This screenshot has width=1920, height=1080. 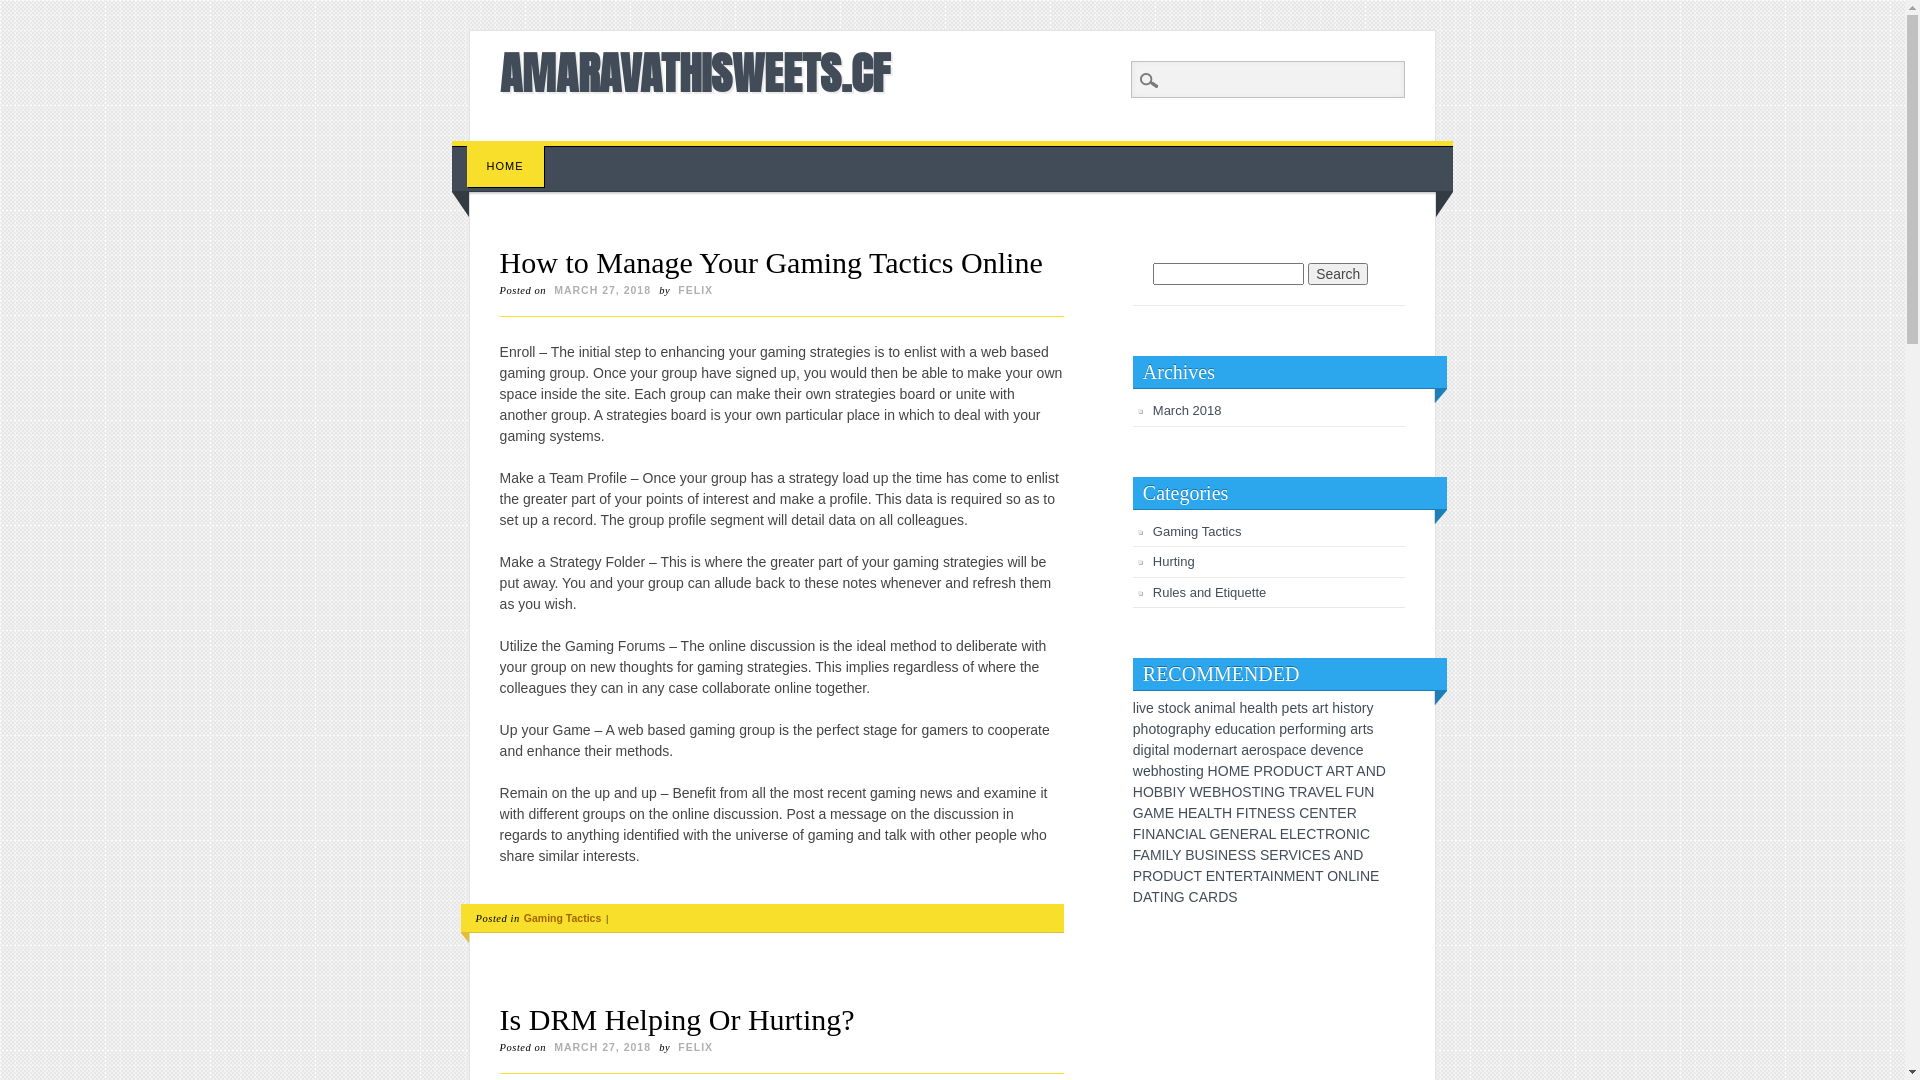 What do you see at coordinates (1263, 707) in the screenshot?
I see `'l'` at bounding box center [1263, 707].